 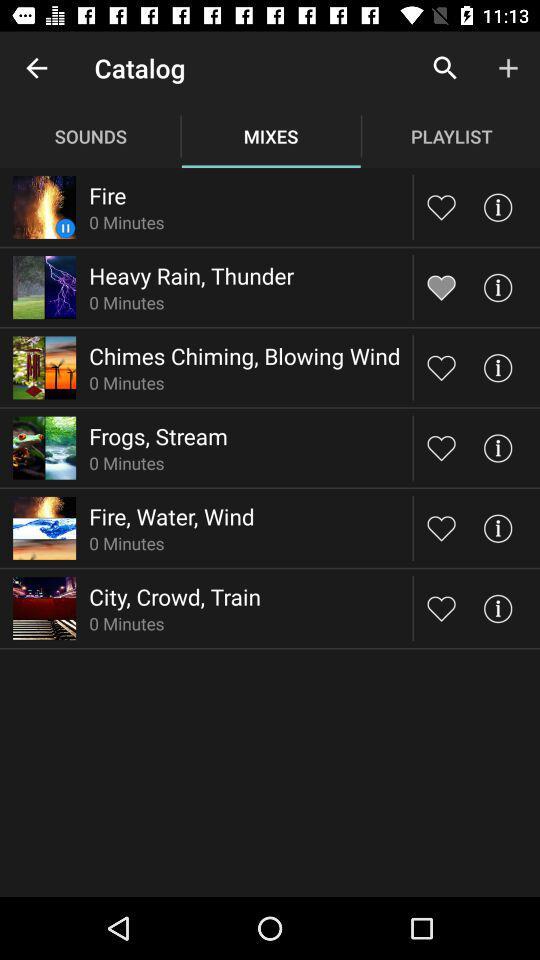 What do you see at coordinates (441, 527) in the screenshot?
I see `like button` at bounding box center [441, 527].